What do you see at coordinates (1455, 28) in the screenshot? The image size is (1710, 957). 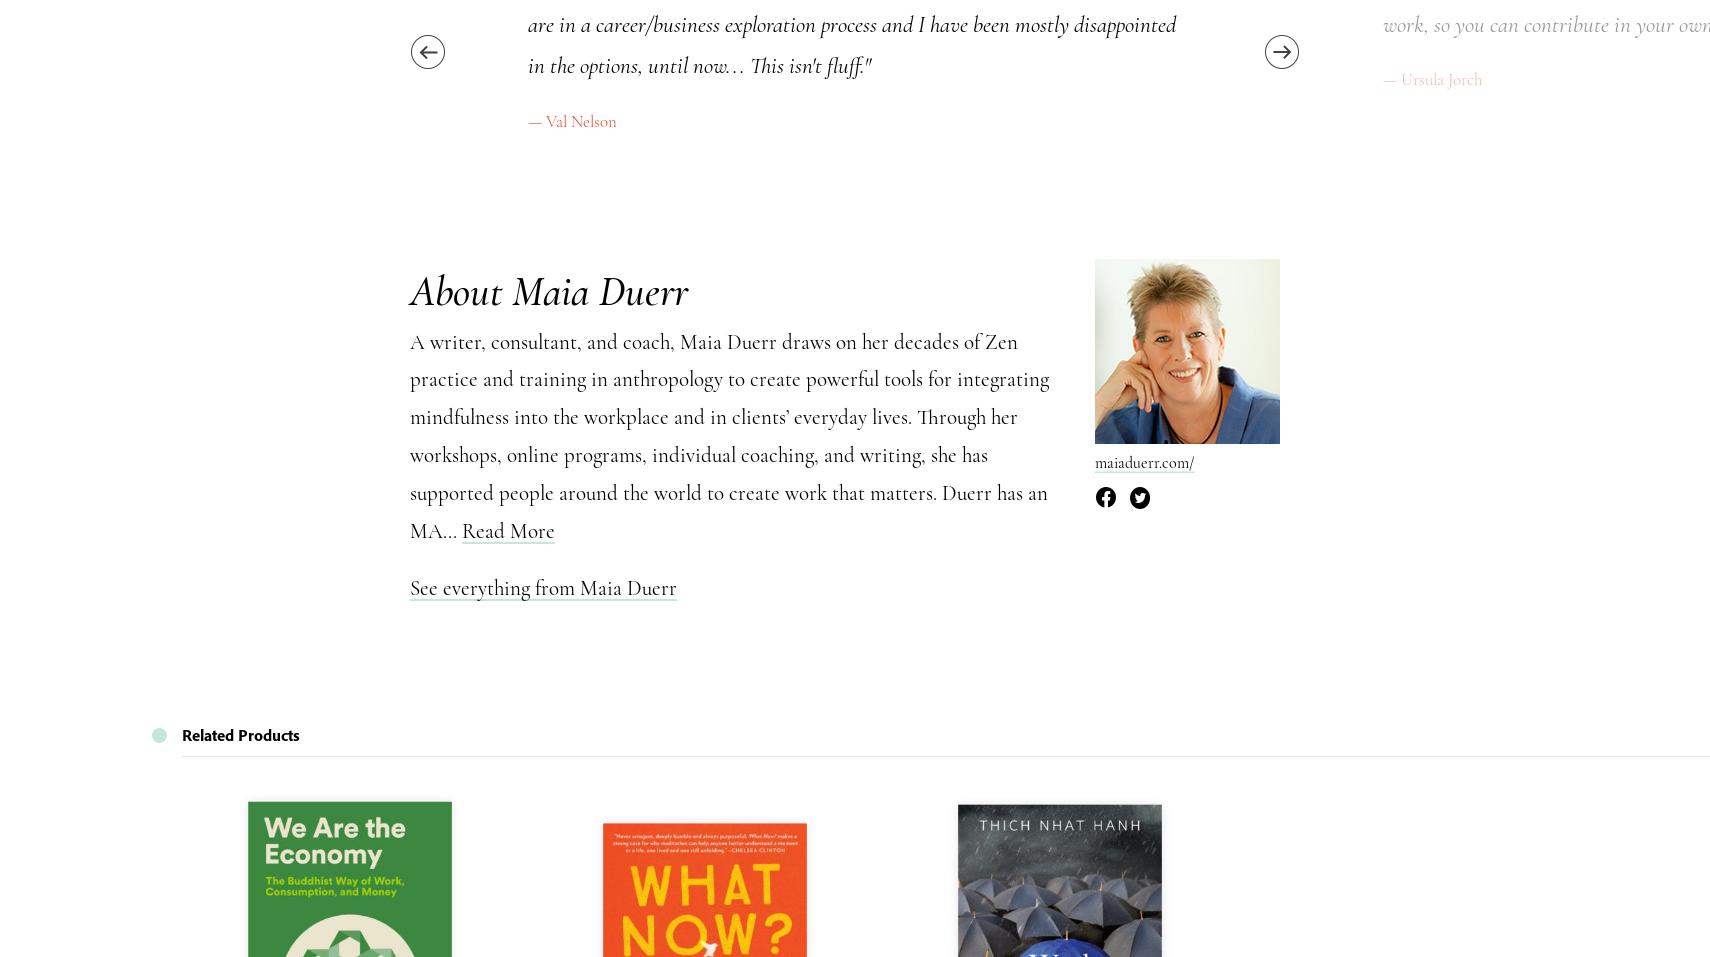 I see `'Read More'` at bounding box center [1455, 28].